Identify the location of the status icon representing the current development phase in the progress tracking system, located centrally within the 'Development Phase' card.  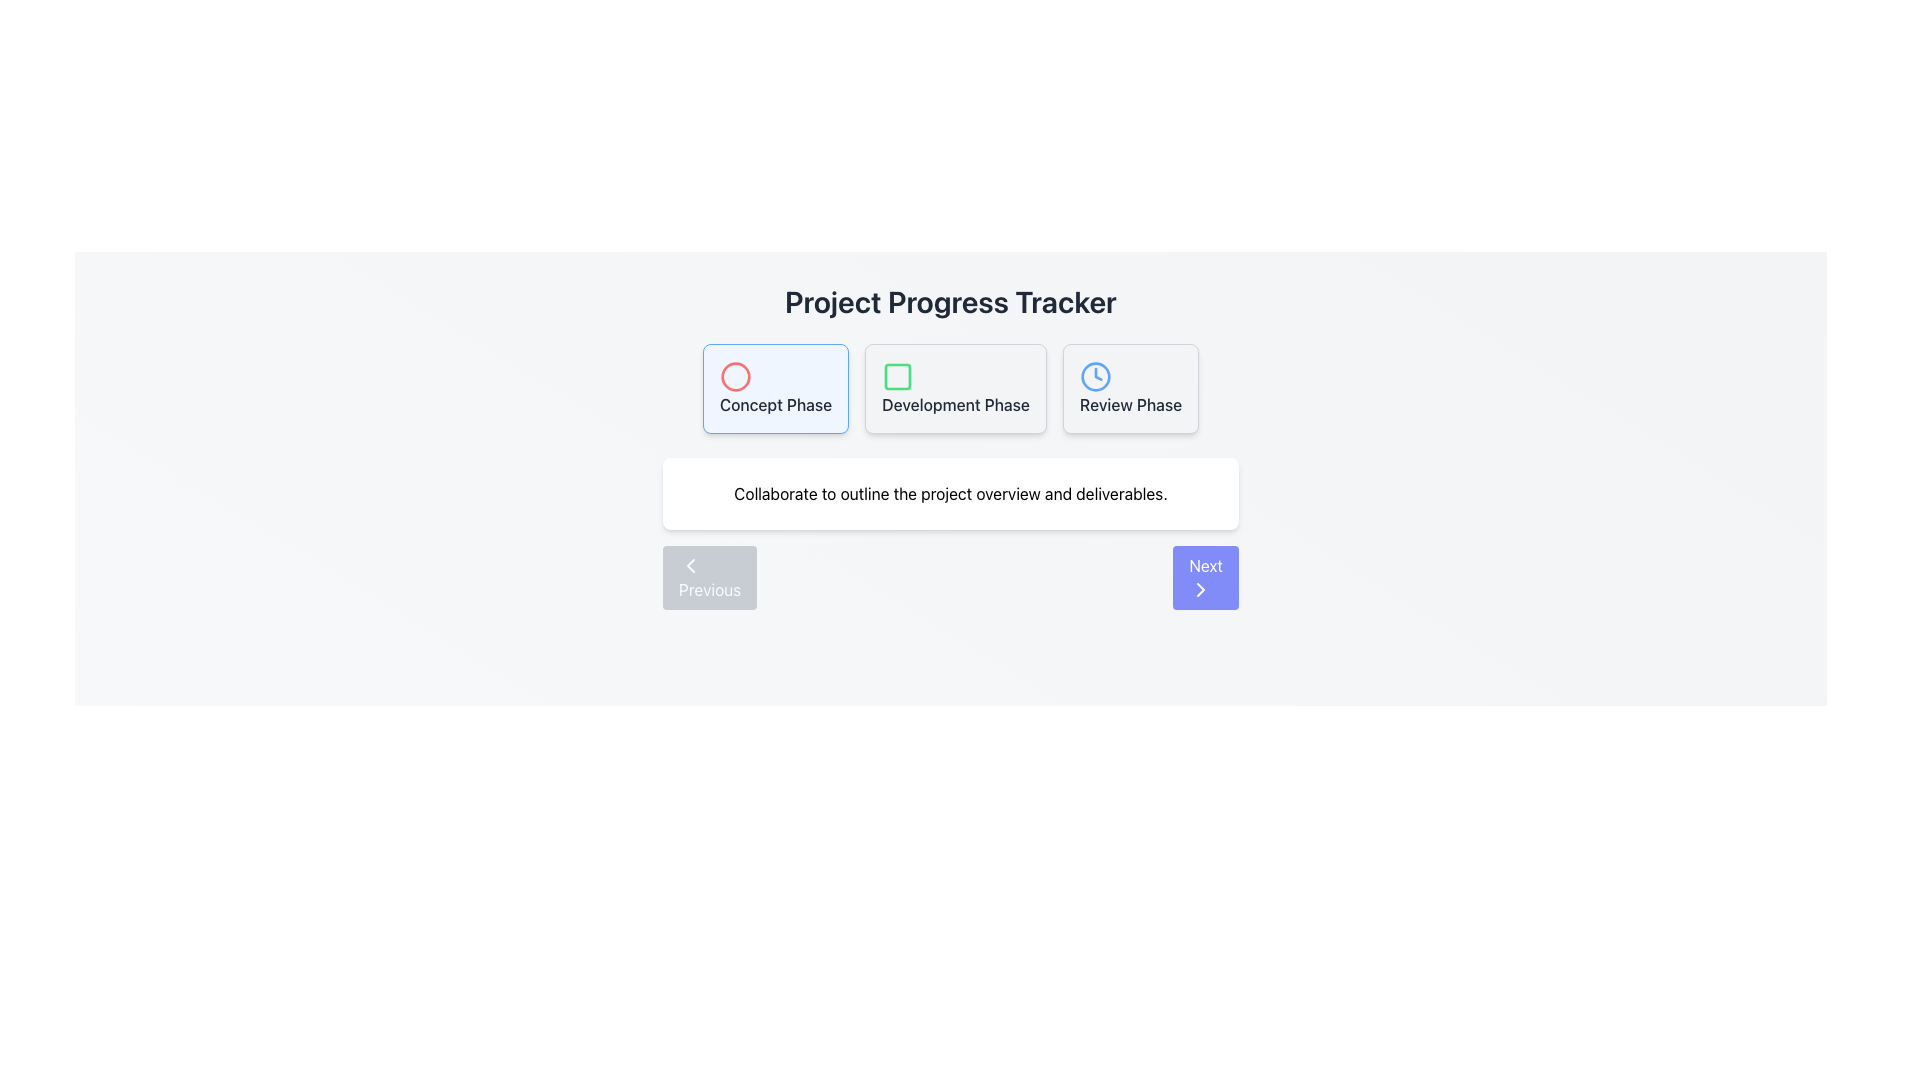
(897, 377).